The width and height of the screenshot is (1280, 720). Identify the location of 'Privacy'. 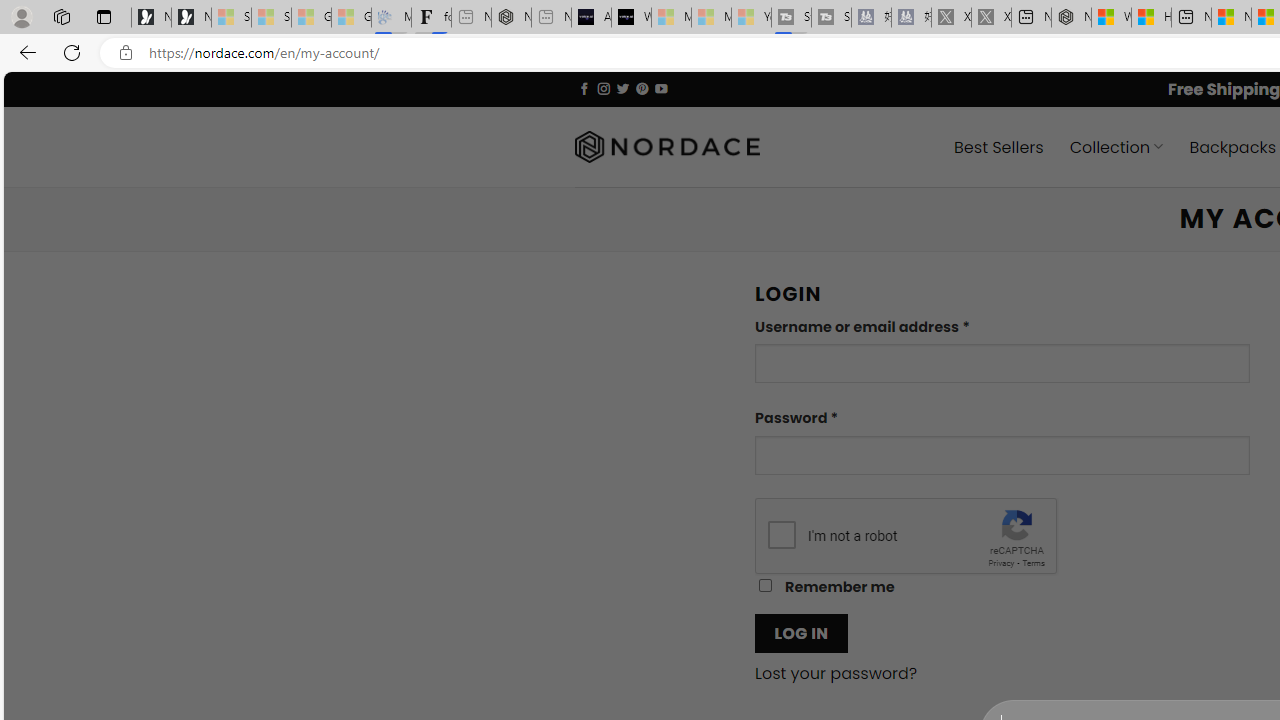
(1001, 563).